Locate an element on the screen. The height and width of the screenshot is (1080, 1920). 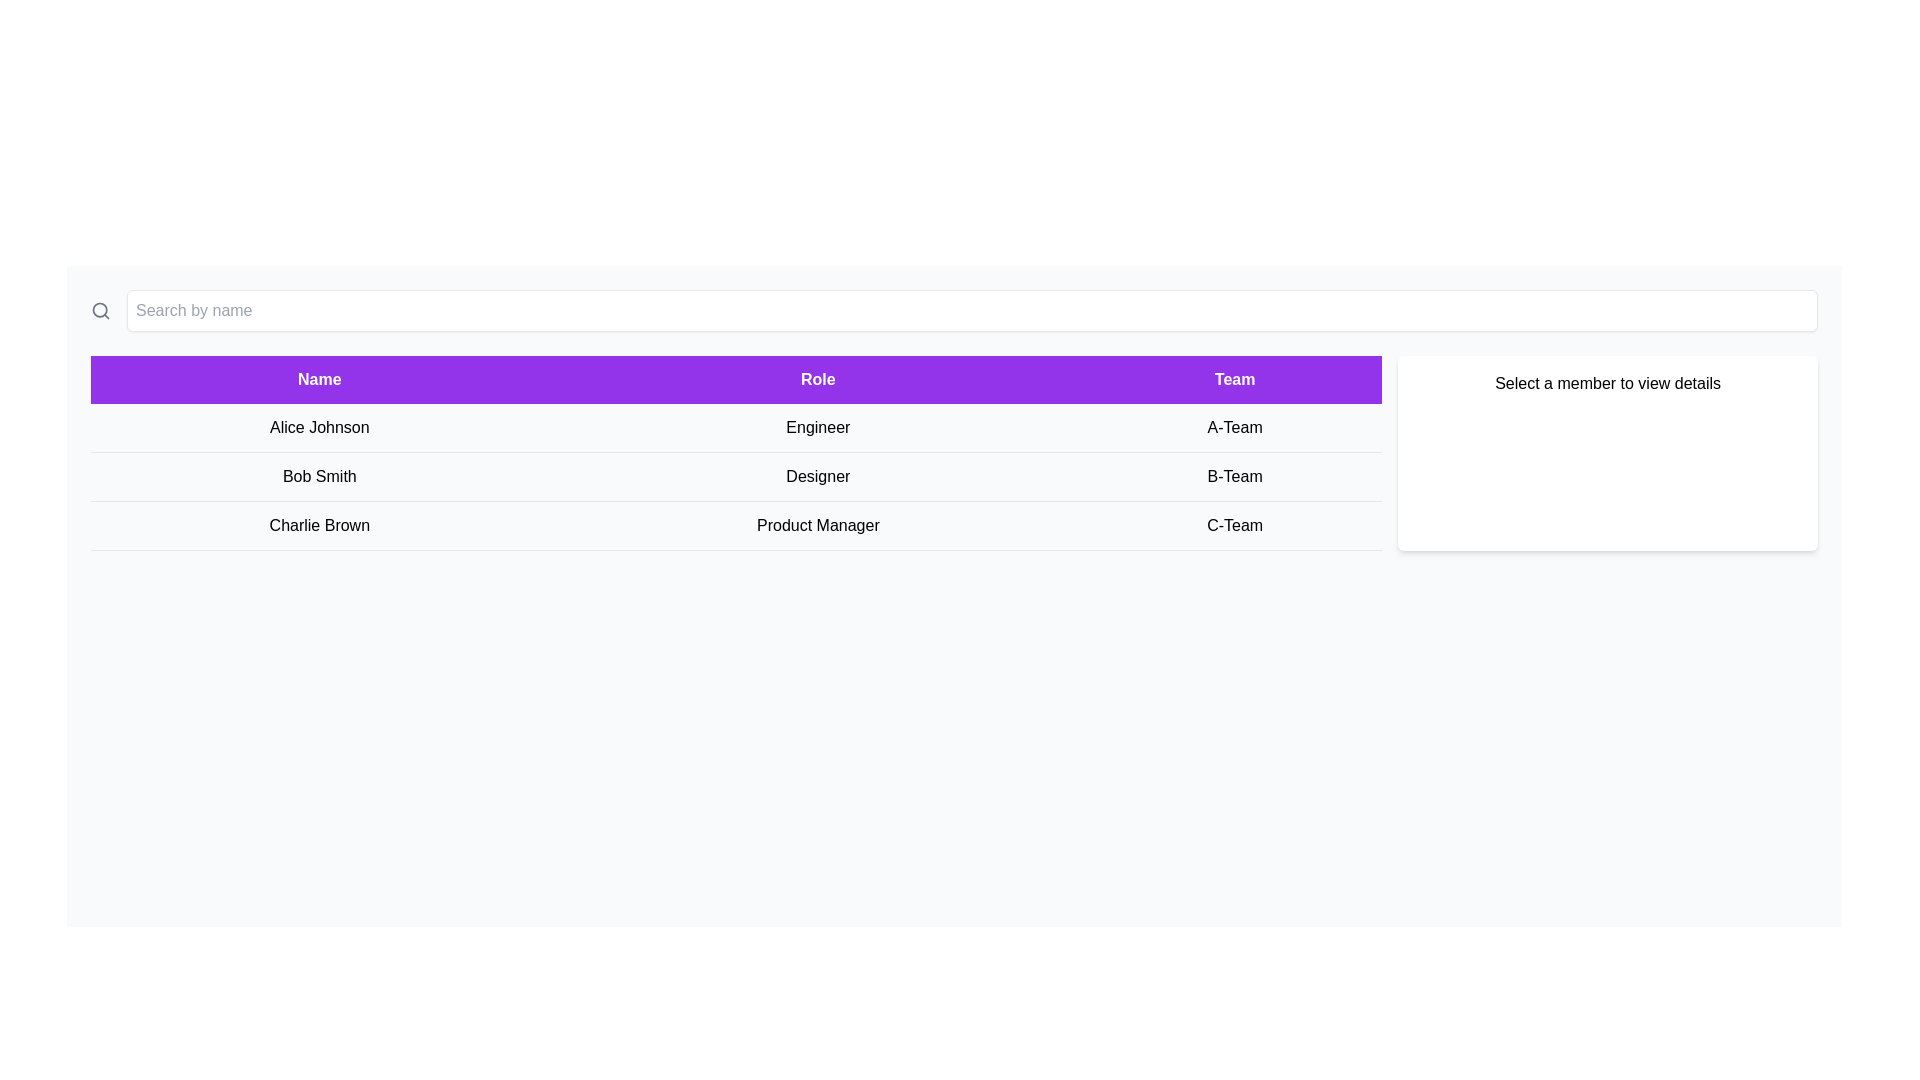
the text label with a purple background that reads 'Team', which is the third column header in the table, located to the right of the 'Role' header is located at coordinates (1234, 380).